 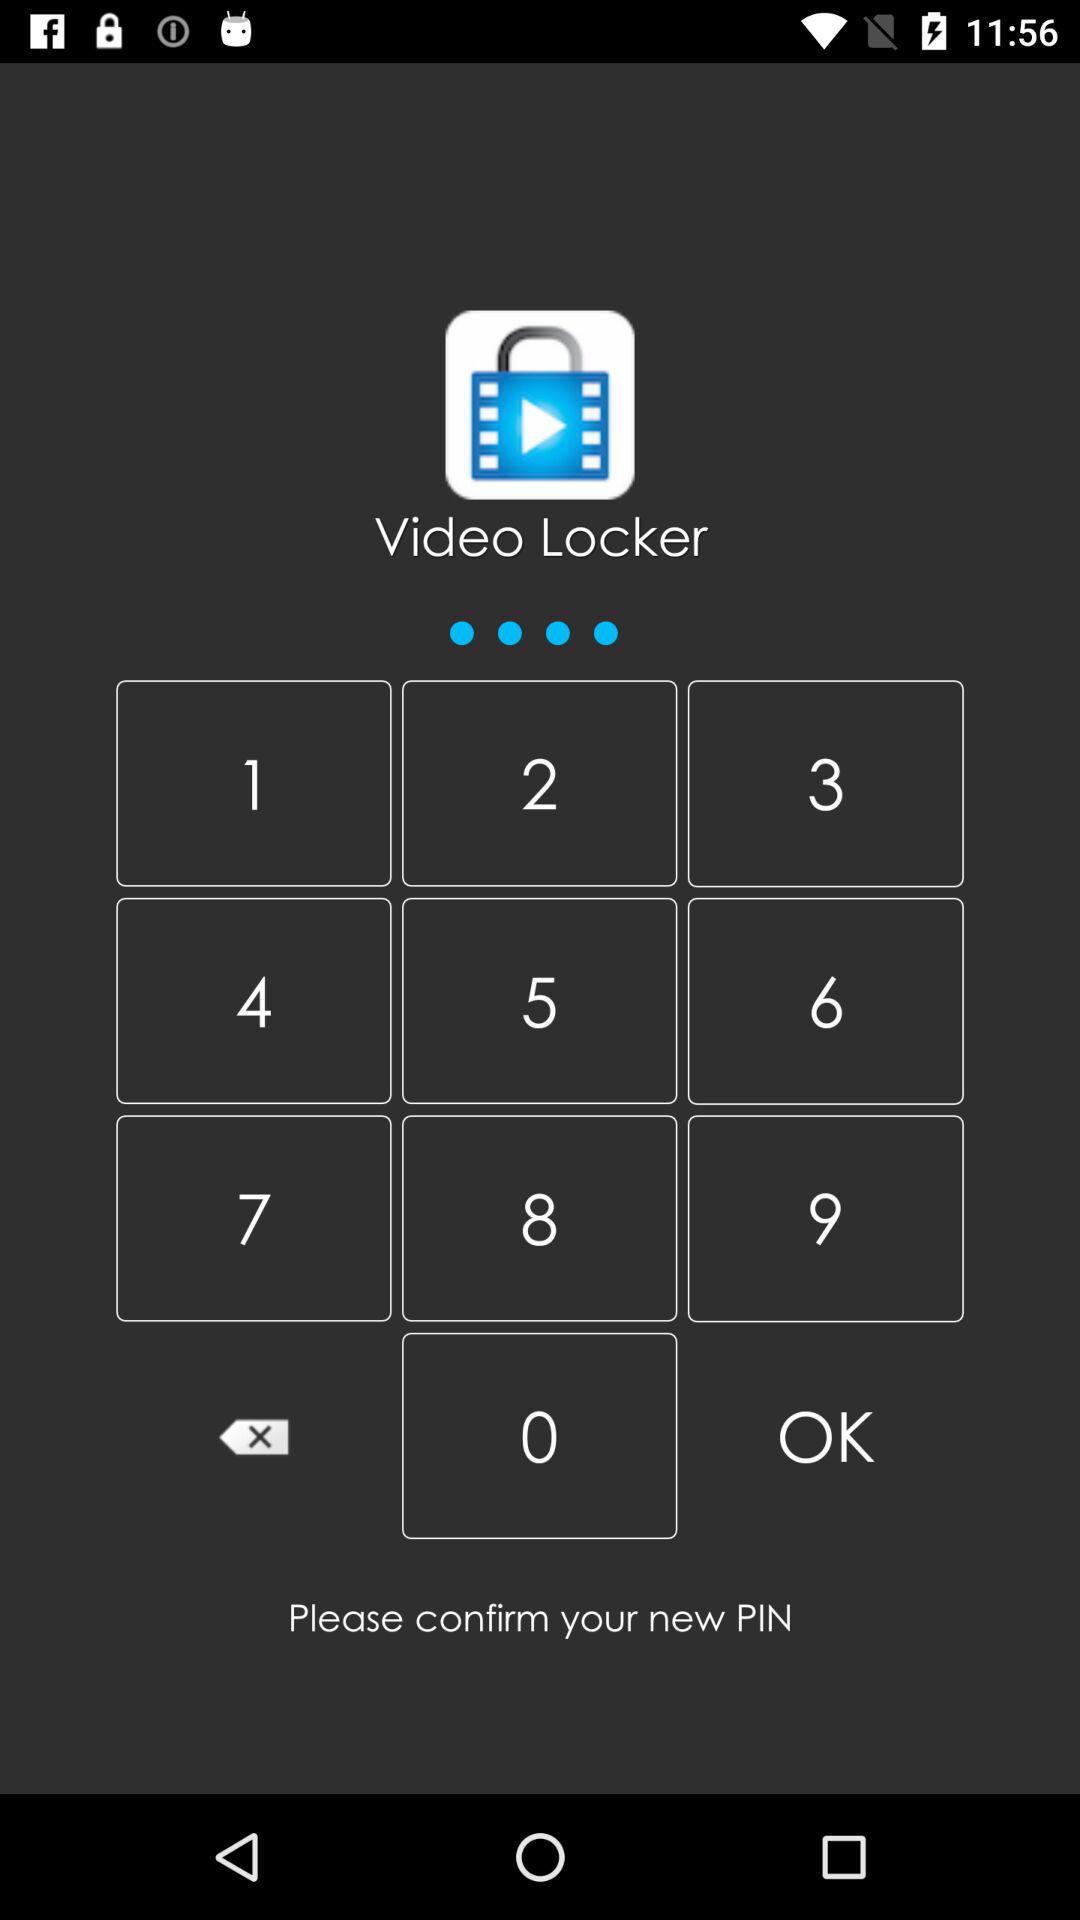 What do you see at coordinates (538, 1000) in the screenshot?
I see `the 5 icon` at bounding box center [538, 1000].